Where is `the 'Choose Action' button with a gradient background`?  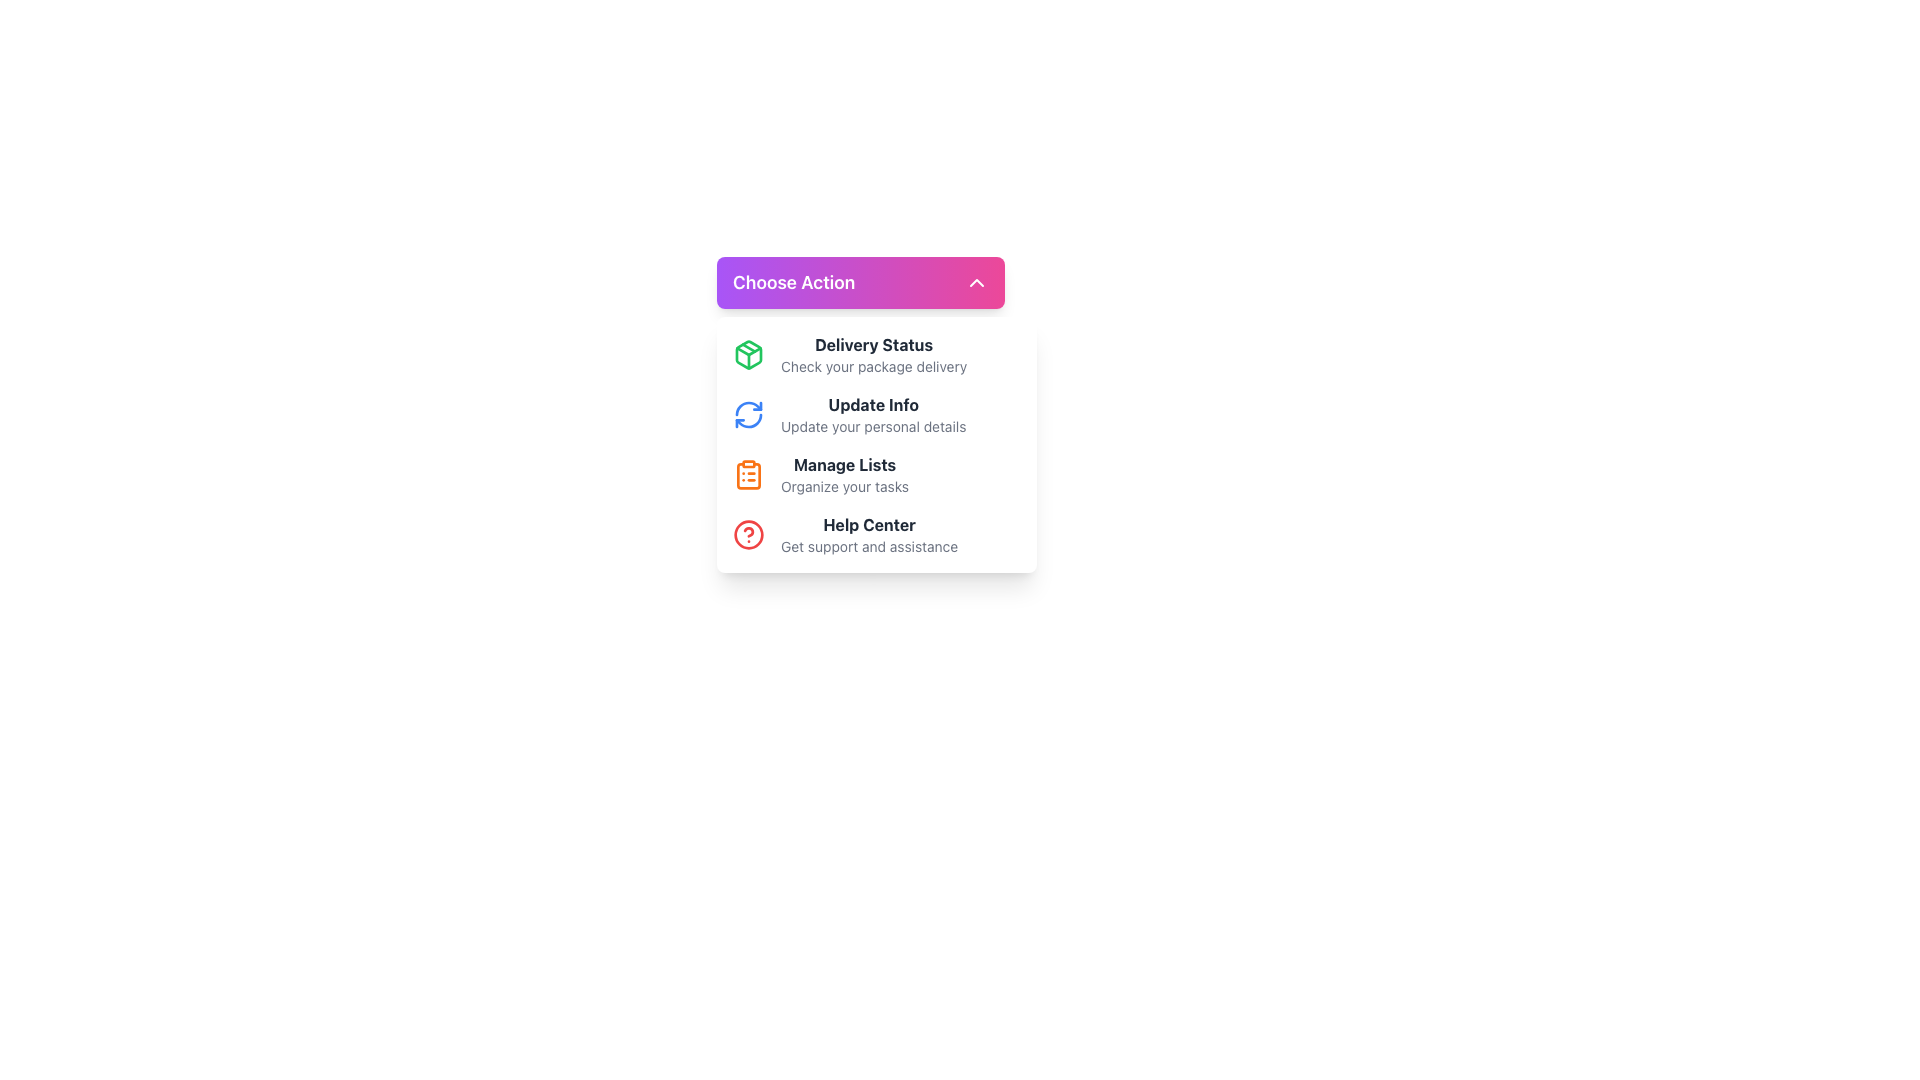
the 'Choose Action' button with a gradient background is located at coordinates (860, 282).